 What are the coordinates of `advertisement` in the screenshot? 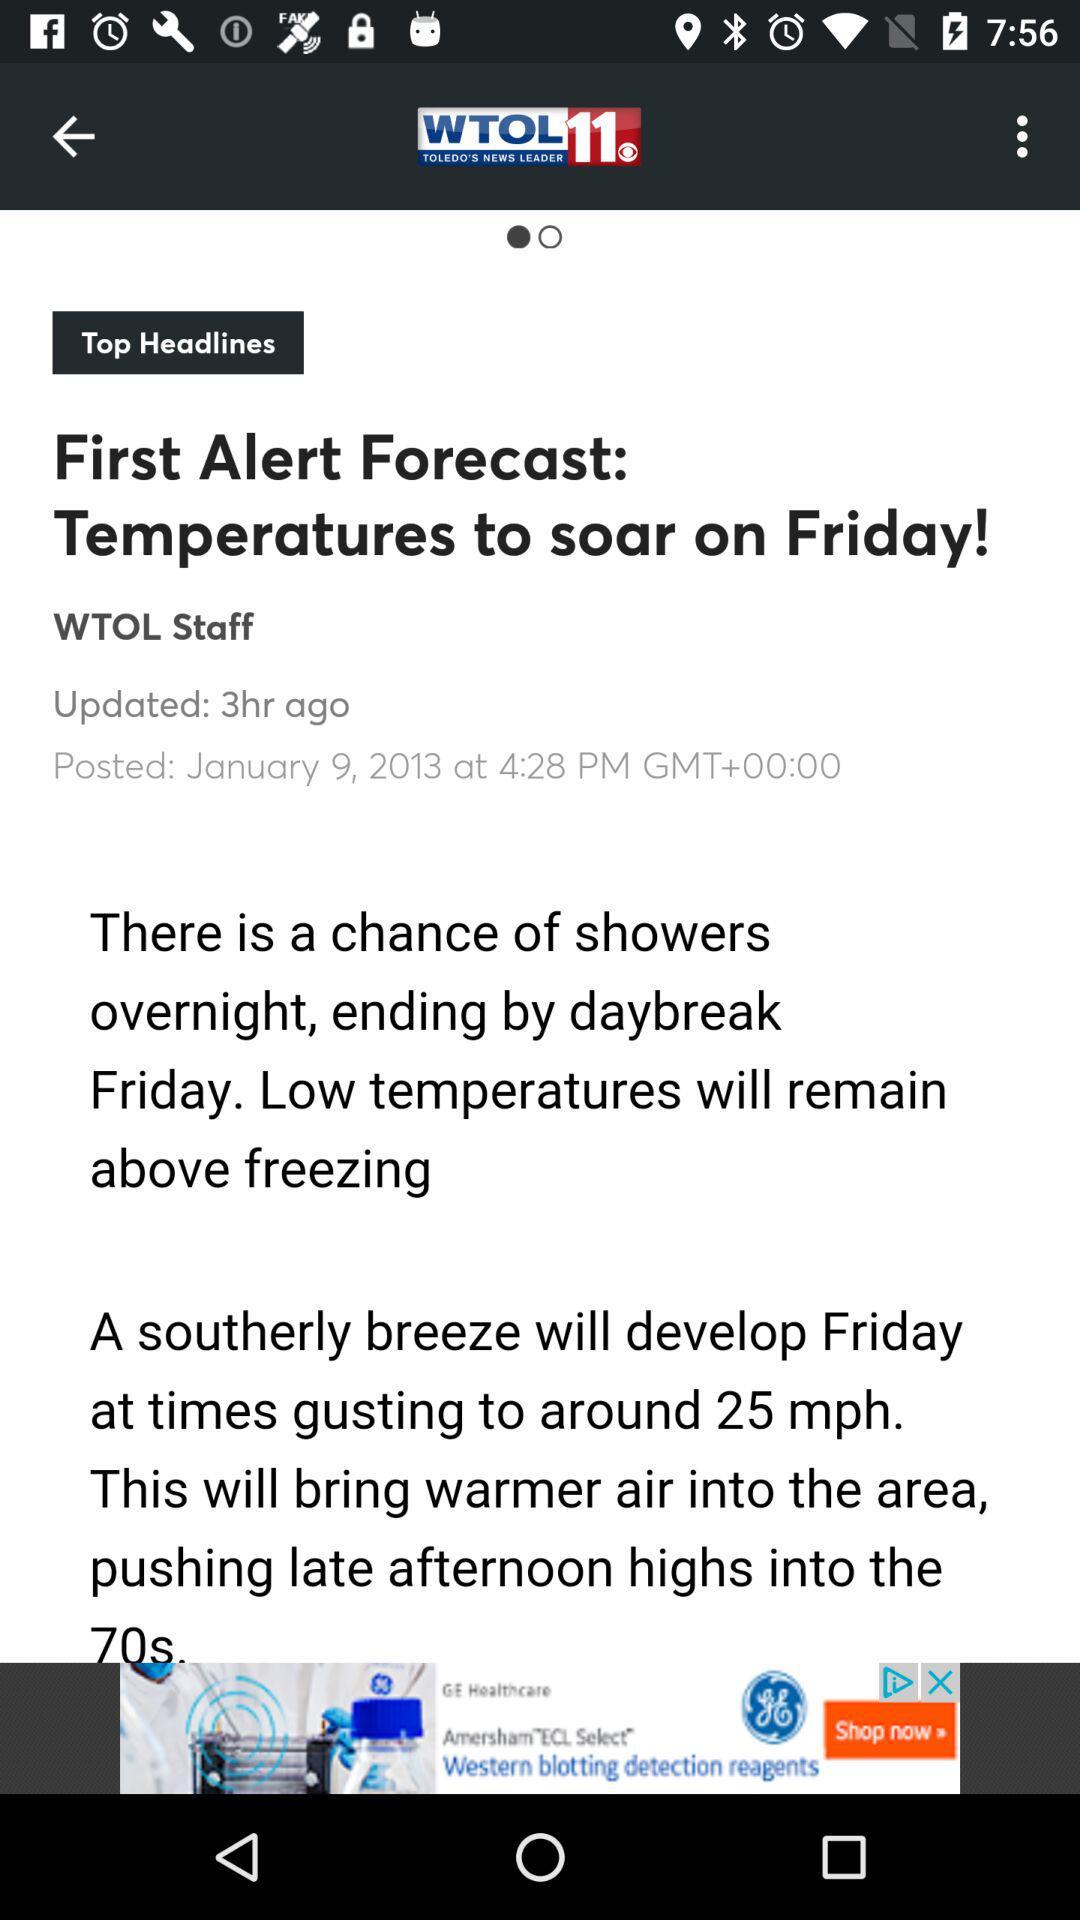 It's located at (540, 1727).